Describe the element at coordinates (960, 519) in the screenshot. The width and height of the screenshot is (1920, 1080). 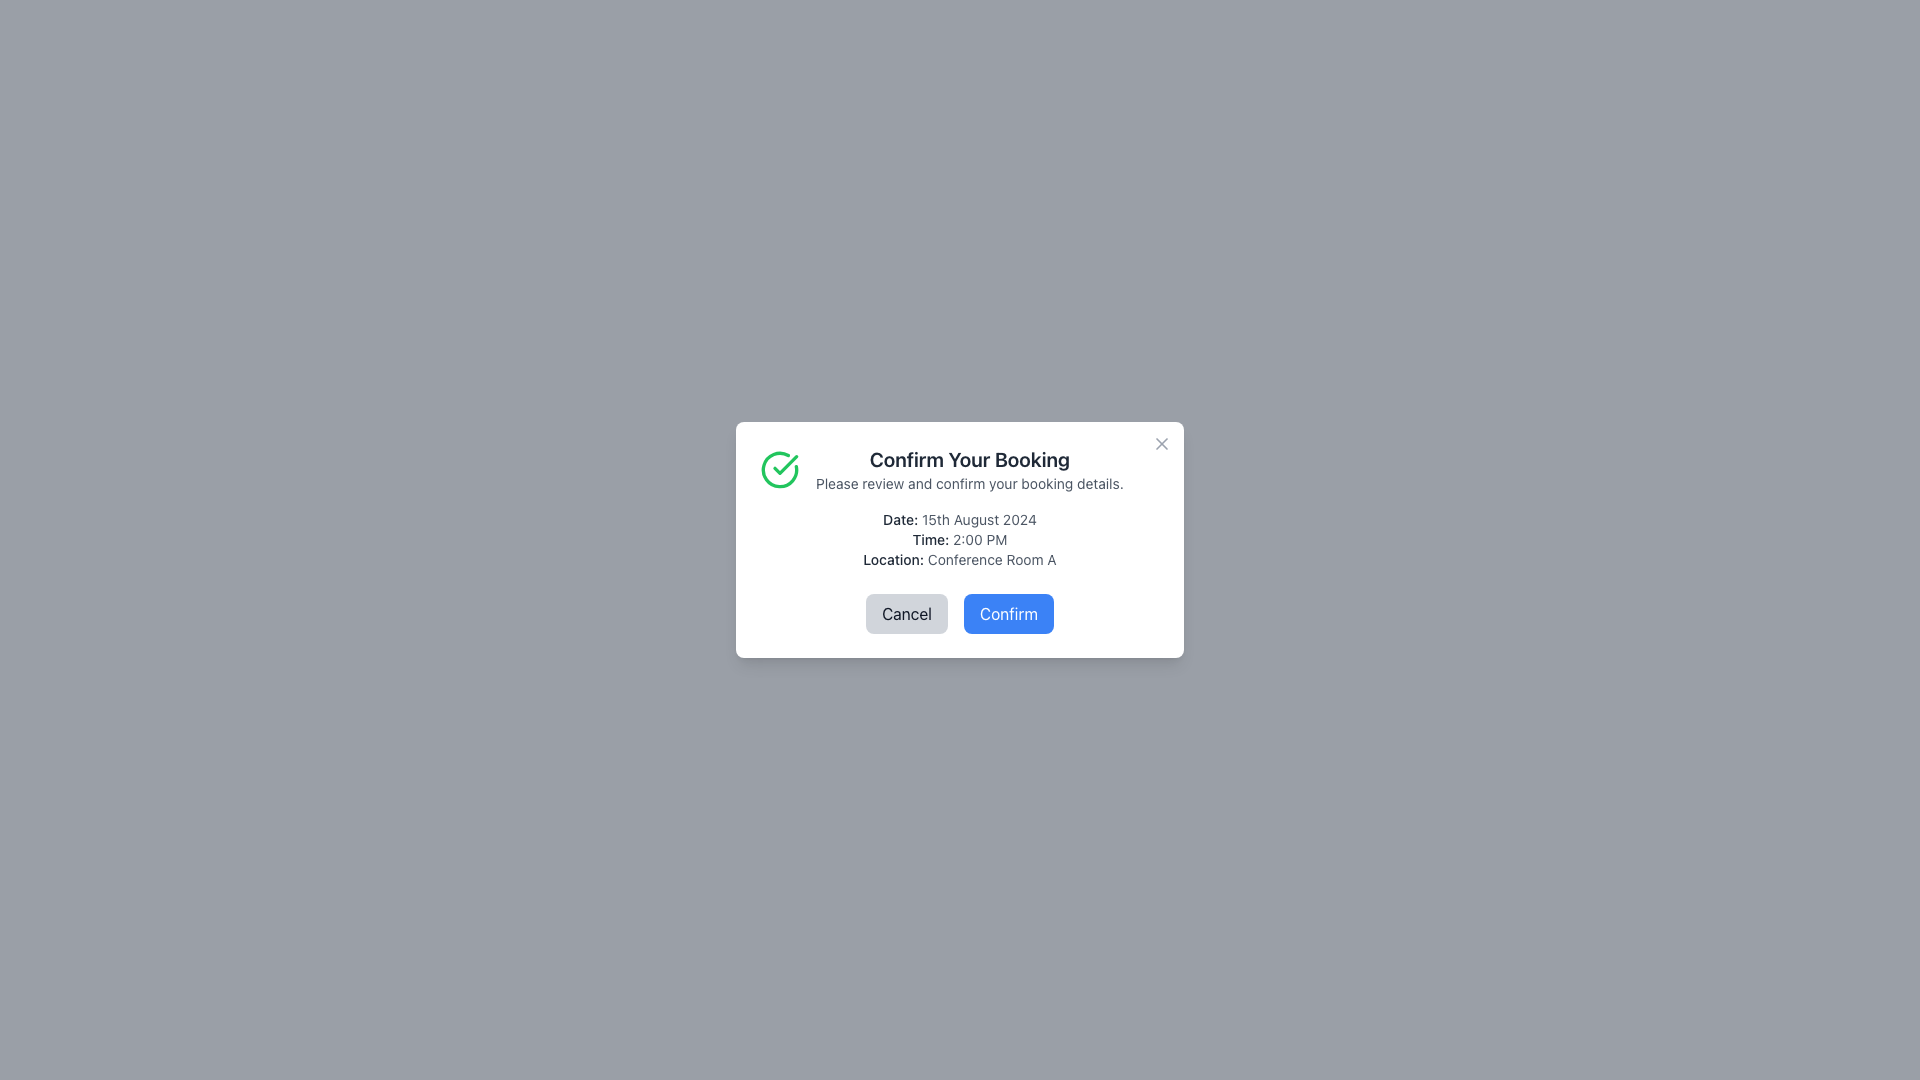
I see `the text label reading 'Date: 15th August 2024', which is located under the 'Confirm Your Booking' dialog heading` at that location.